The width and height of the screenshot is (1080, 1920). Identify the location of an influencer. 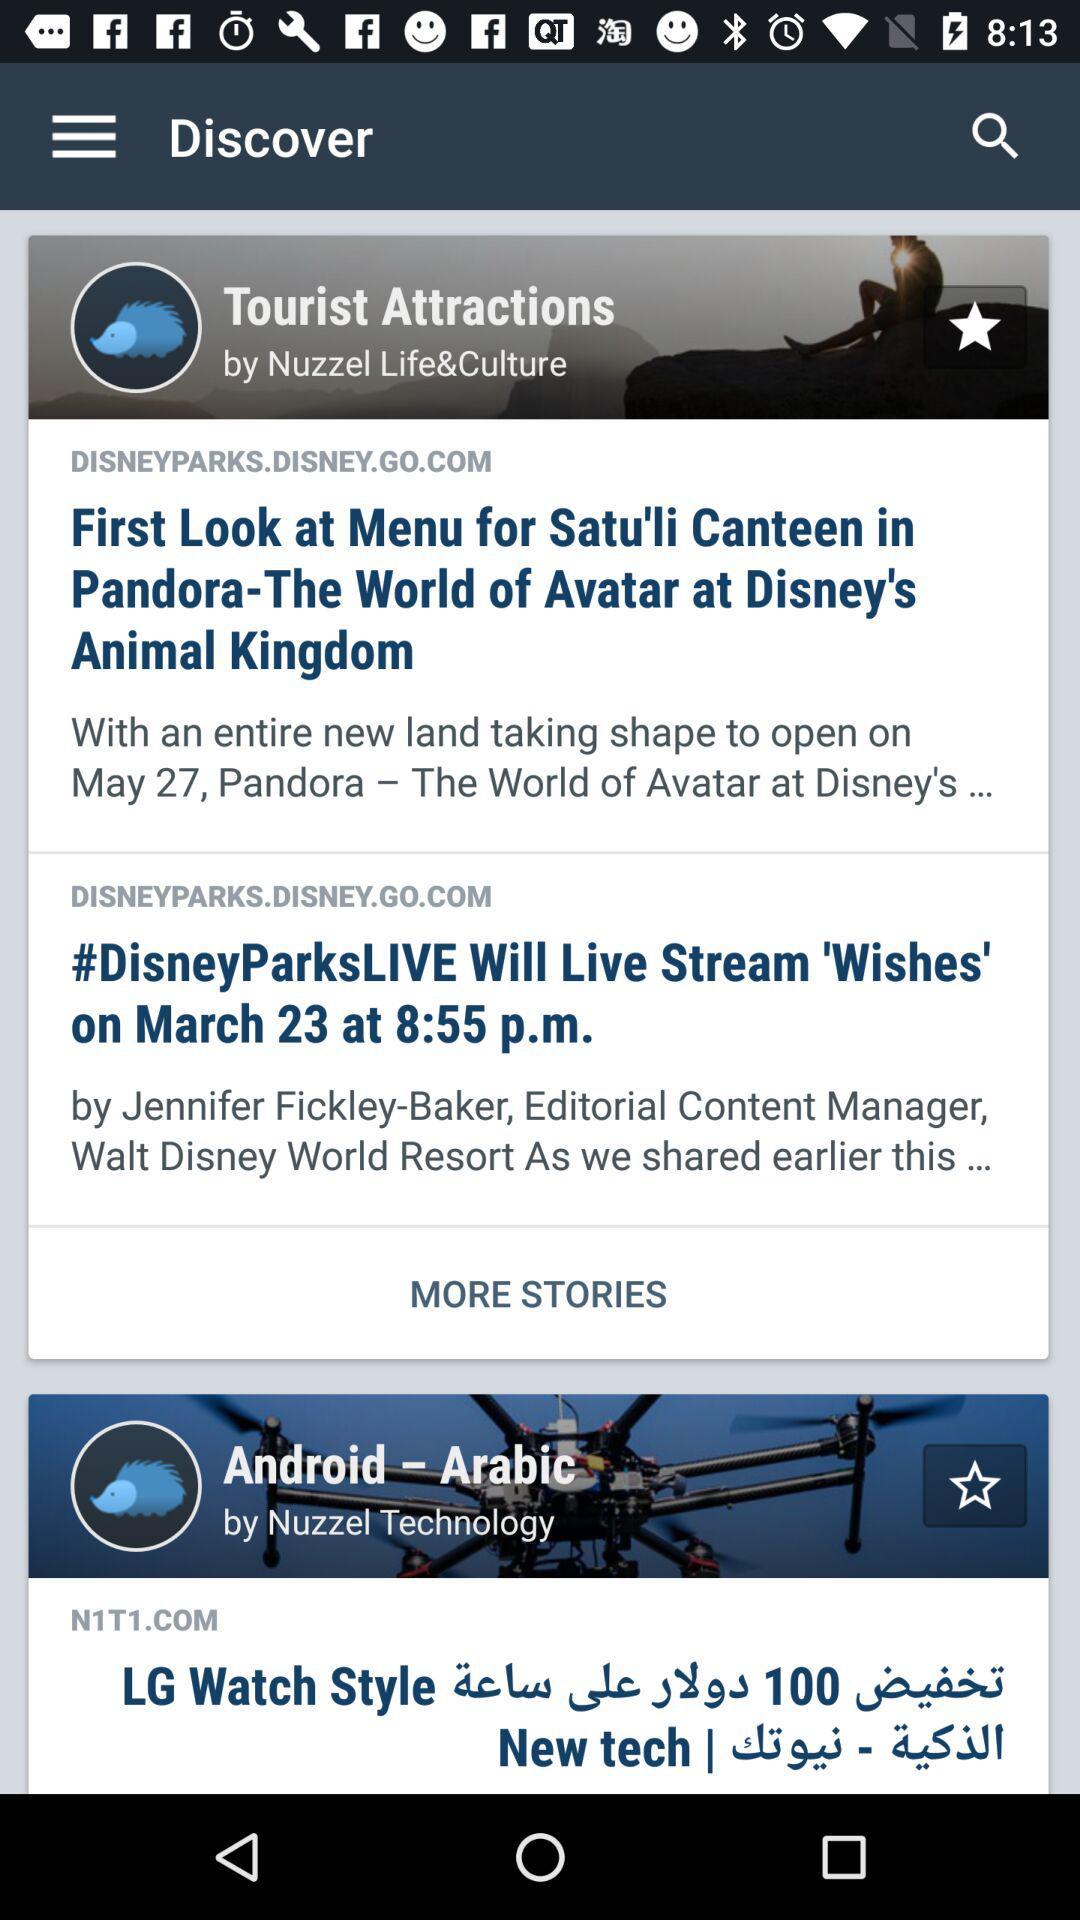
(974, 326).